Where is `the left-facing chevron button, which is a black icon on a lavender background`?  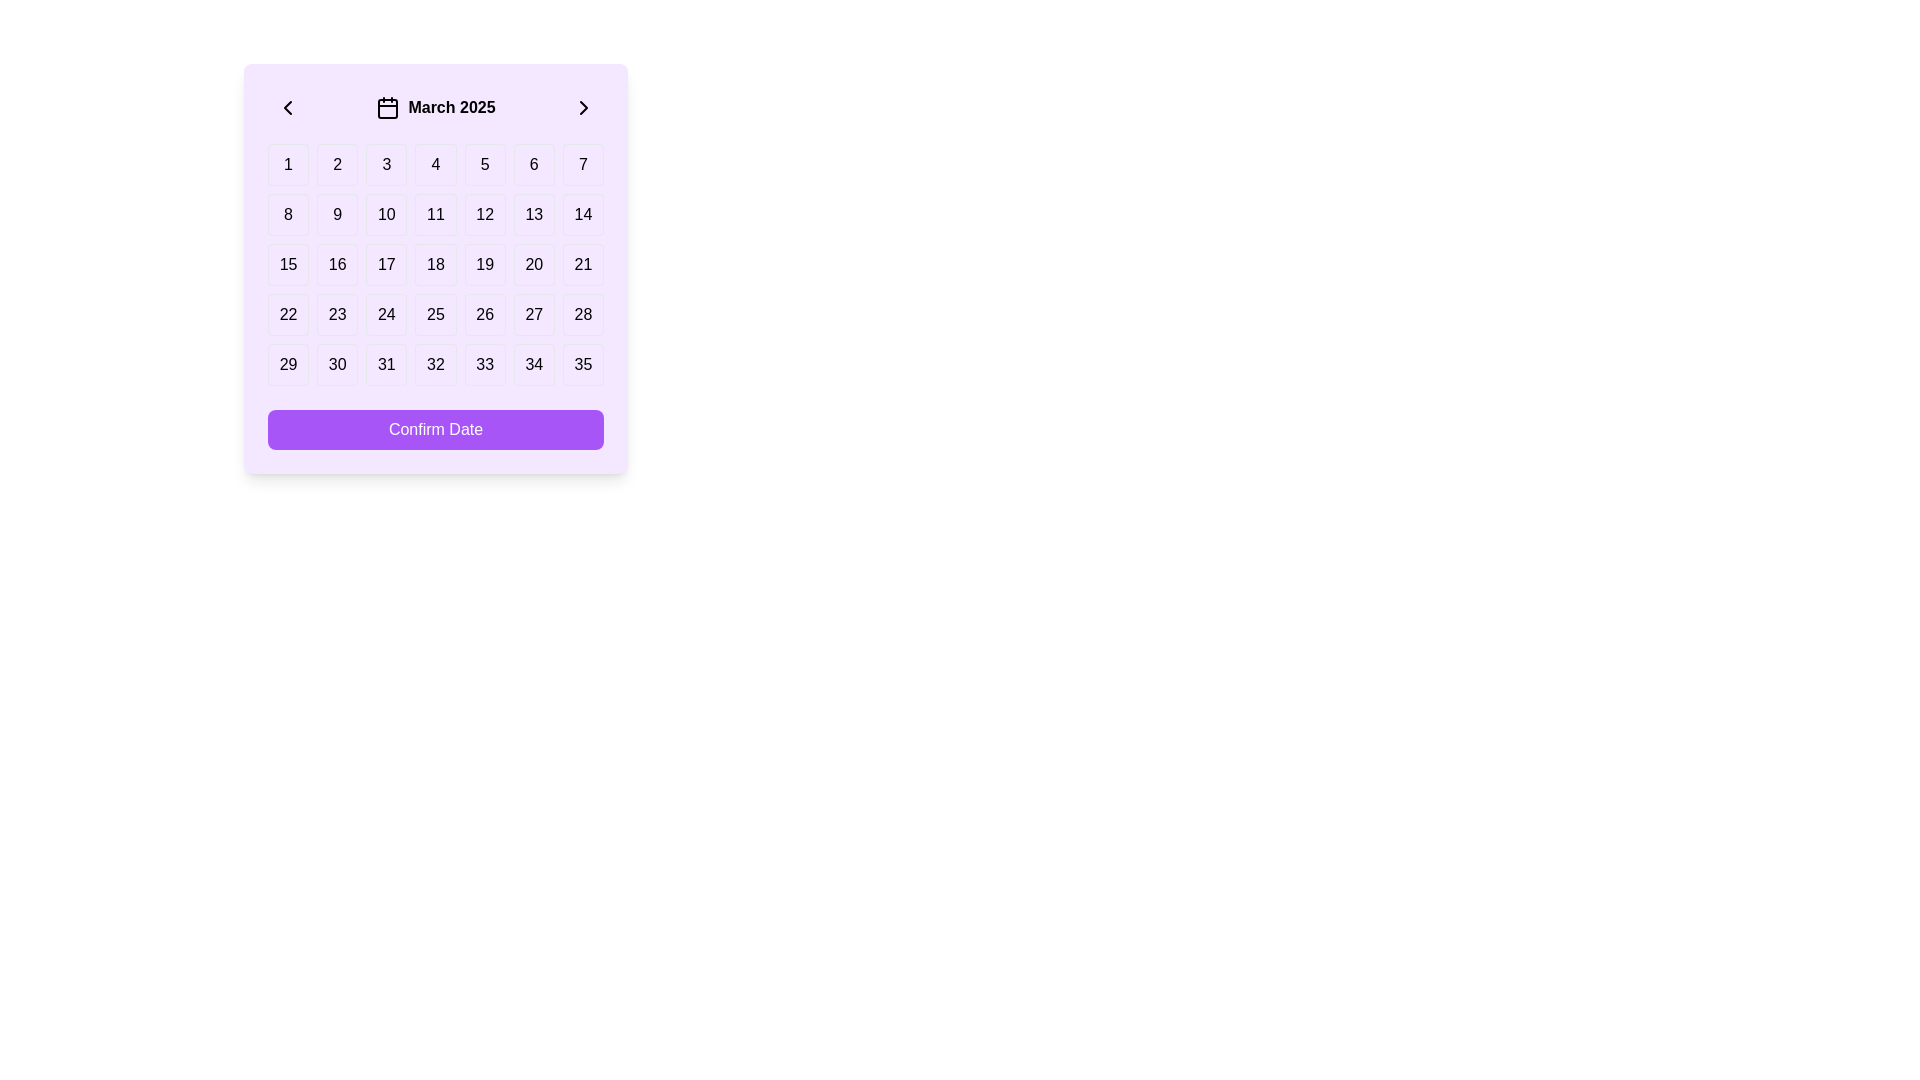 the left-facing chevron button, which is a black icon on a lavender background is located at coordinates (287, 108).